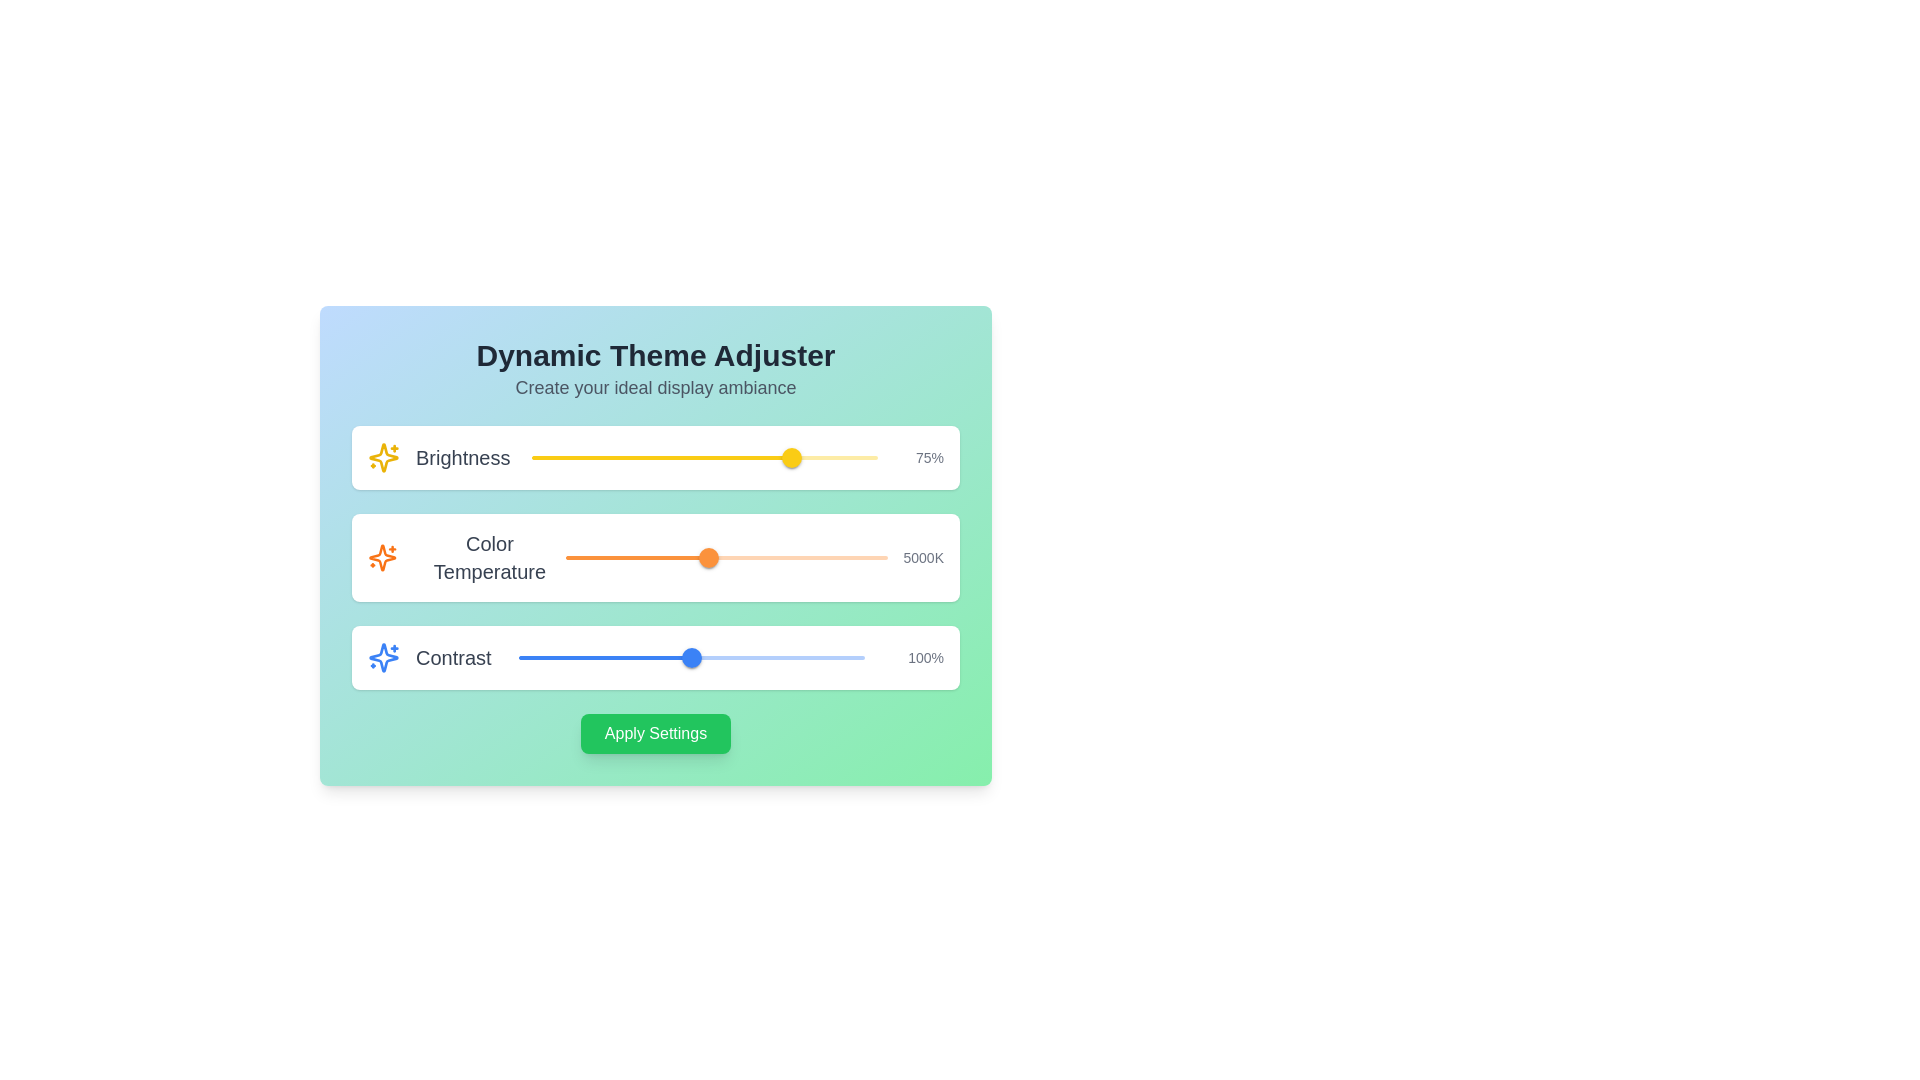 This screenshot has height=1080, width=1920. What do you see at coordinates (656, 733) in the screenshot?
I see `the green 'Apply Settings' button with rounded corners to change its color to a darker shade` at bounding box center [656, 733].